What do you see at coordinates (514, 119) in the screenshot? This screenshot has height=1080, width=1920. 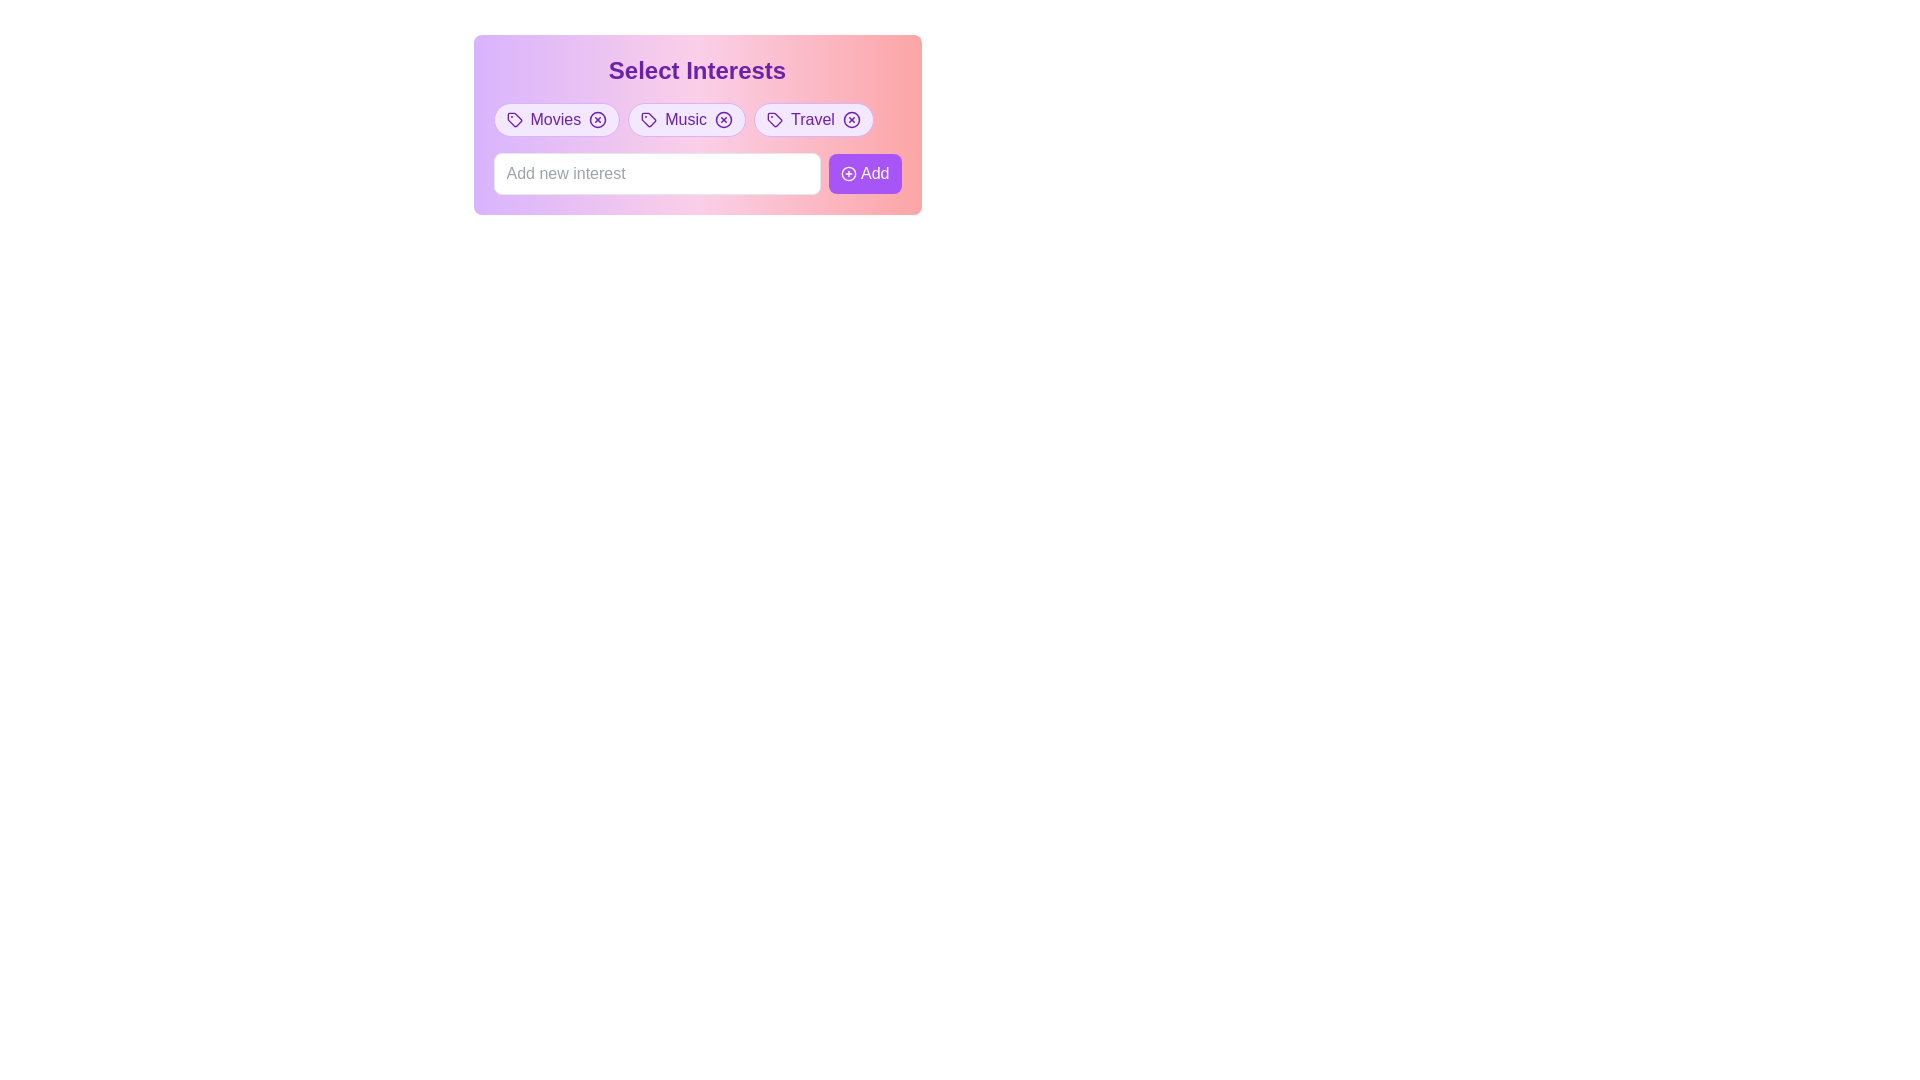 I see `the graphical icon resembling a tag that is located to the left of the text label 'Movies'` at bounding box center [514, 119].